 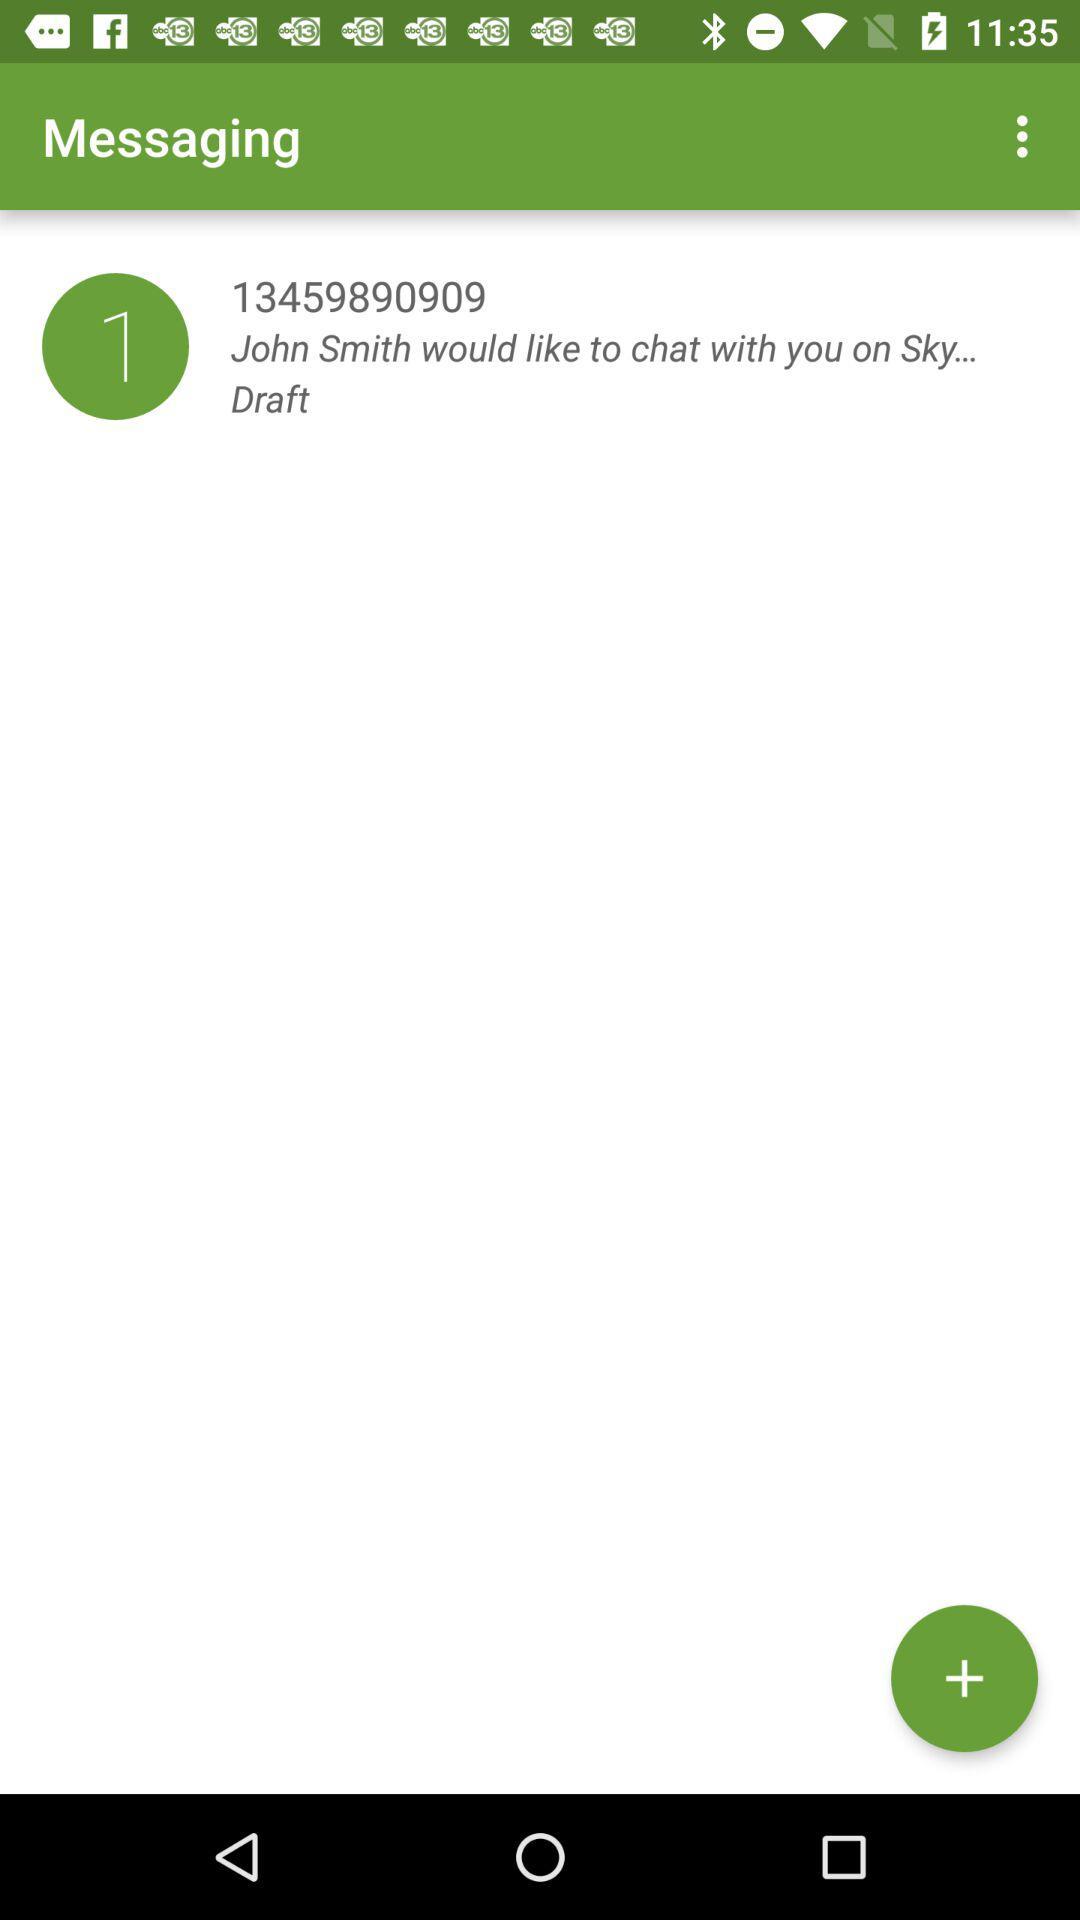 What do you see at coordinates (115, 346) in the screenshot?
I see `the item next to 13459890909 icon` at bounding box center [115, 346].